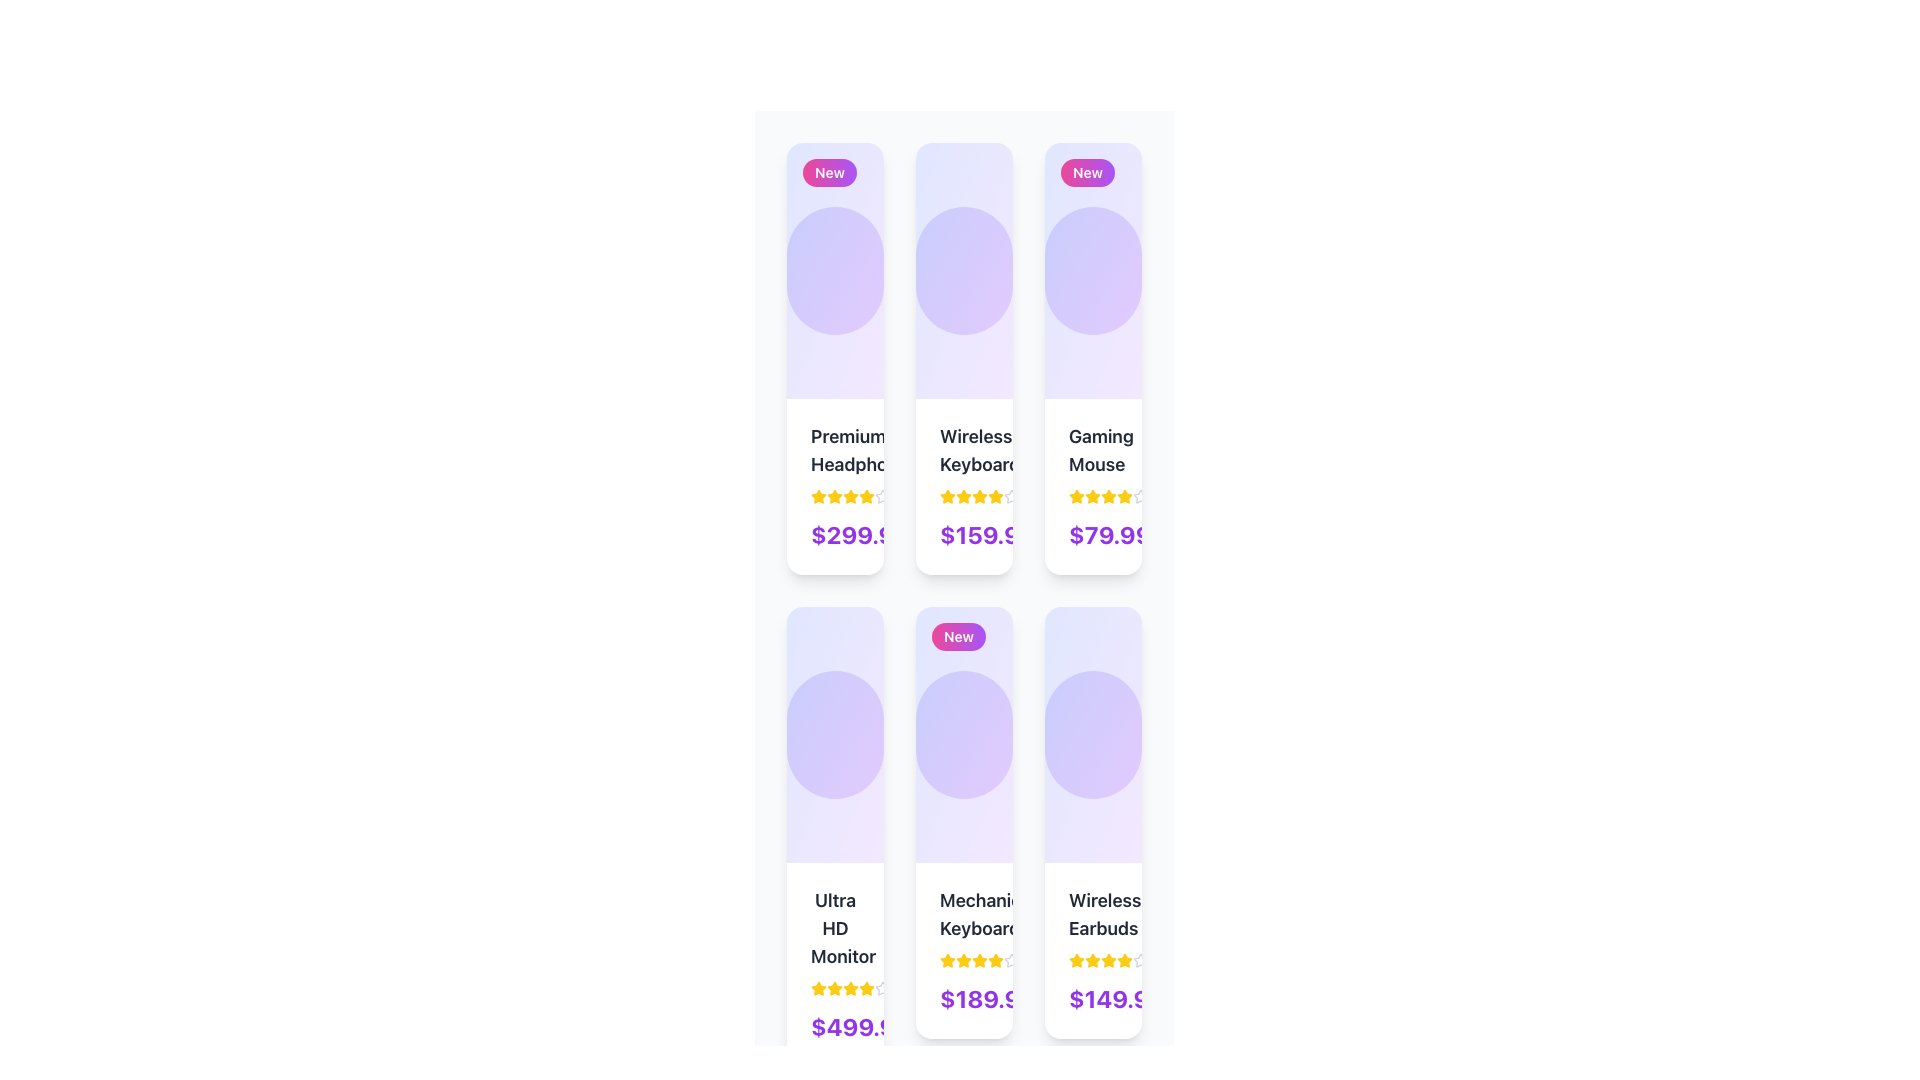 The image size is (1920, 1080). What do you see at coordinates (1124, 496) in the screenshot?
I see `the sixth star icon, which is filled with a bright yellow color, indicating a rating feature within the product card layout` at bounding box center [1124, 496].